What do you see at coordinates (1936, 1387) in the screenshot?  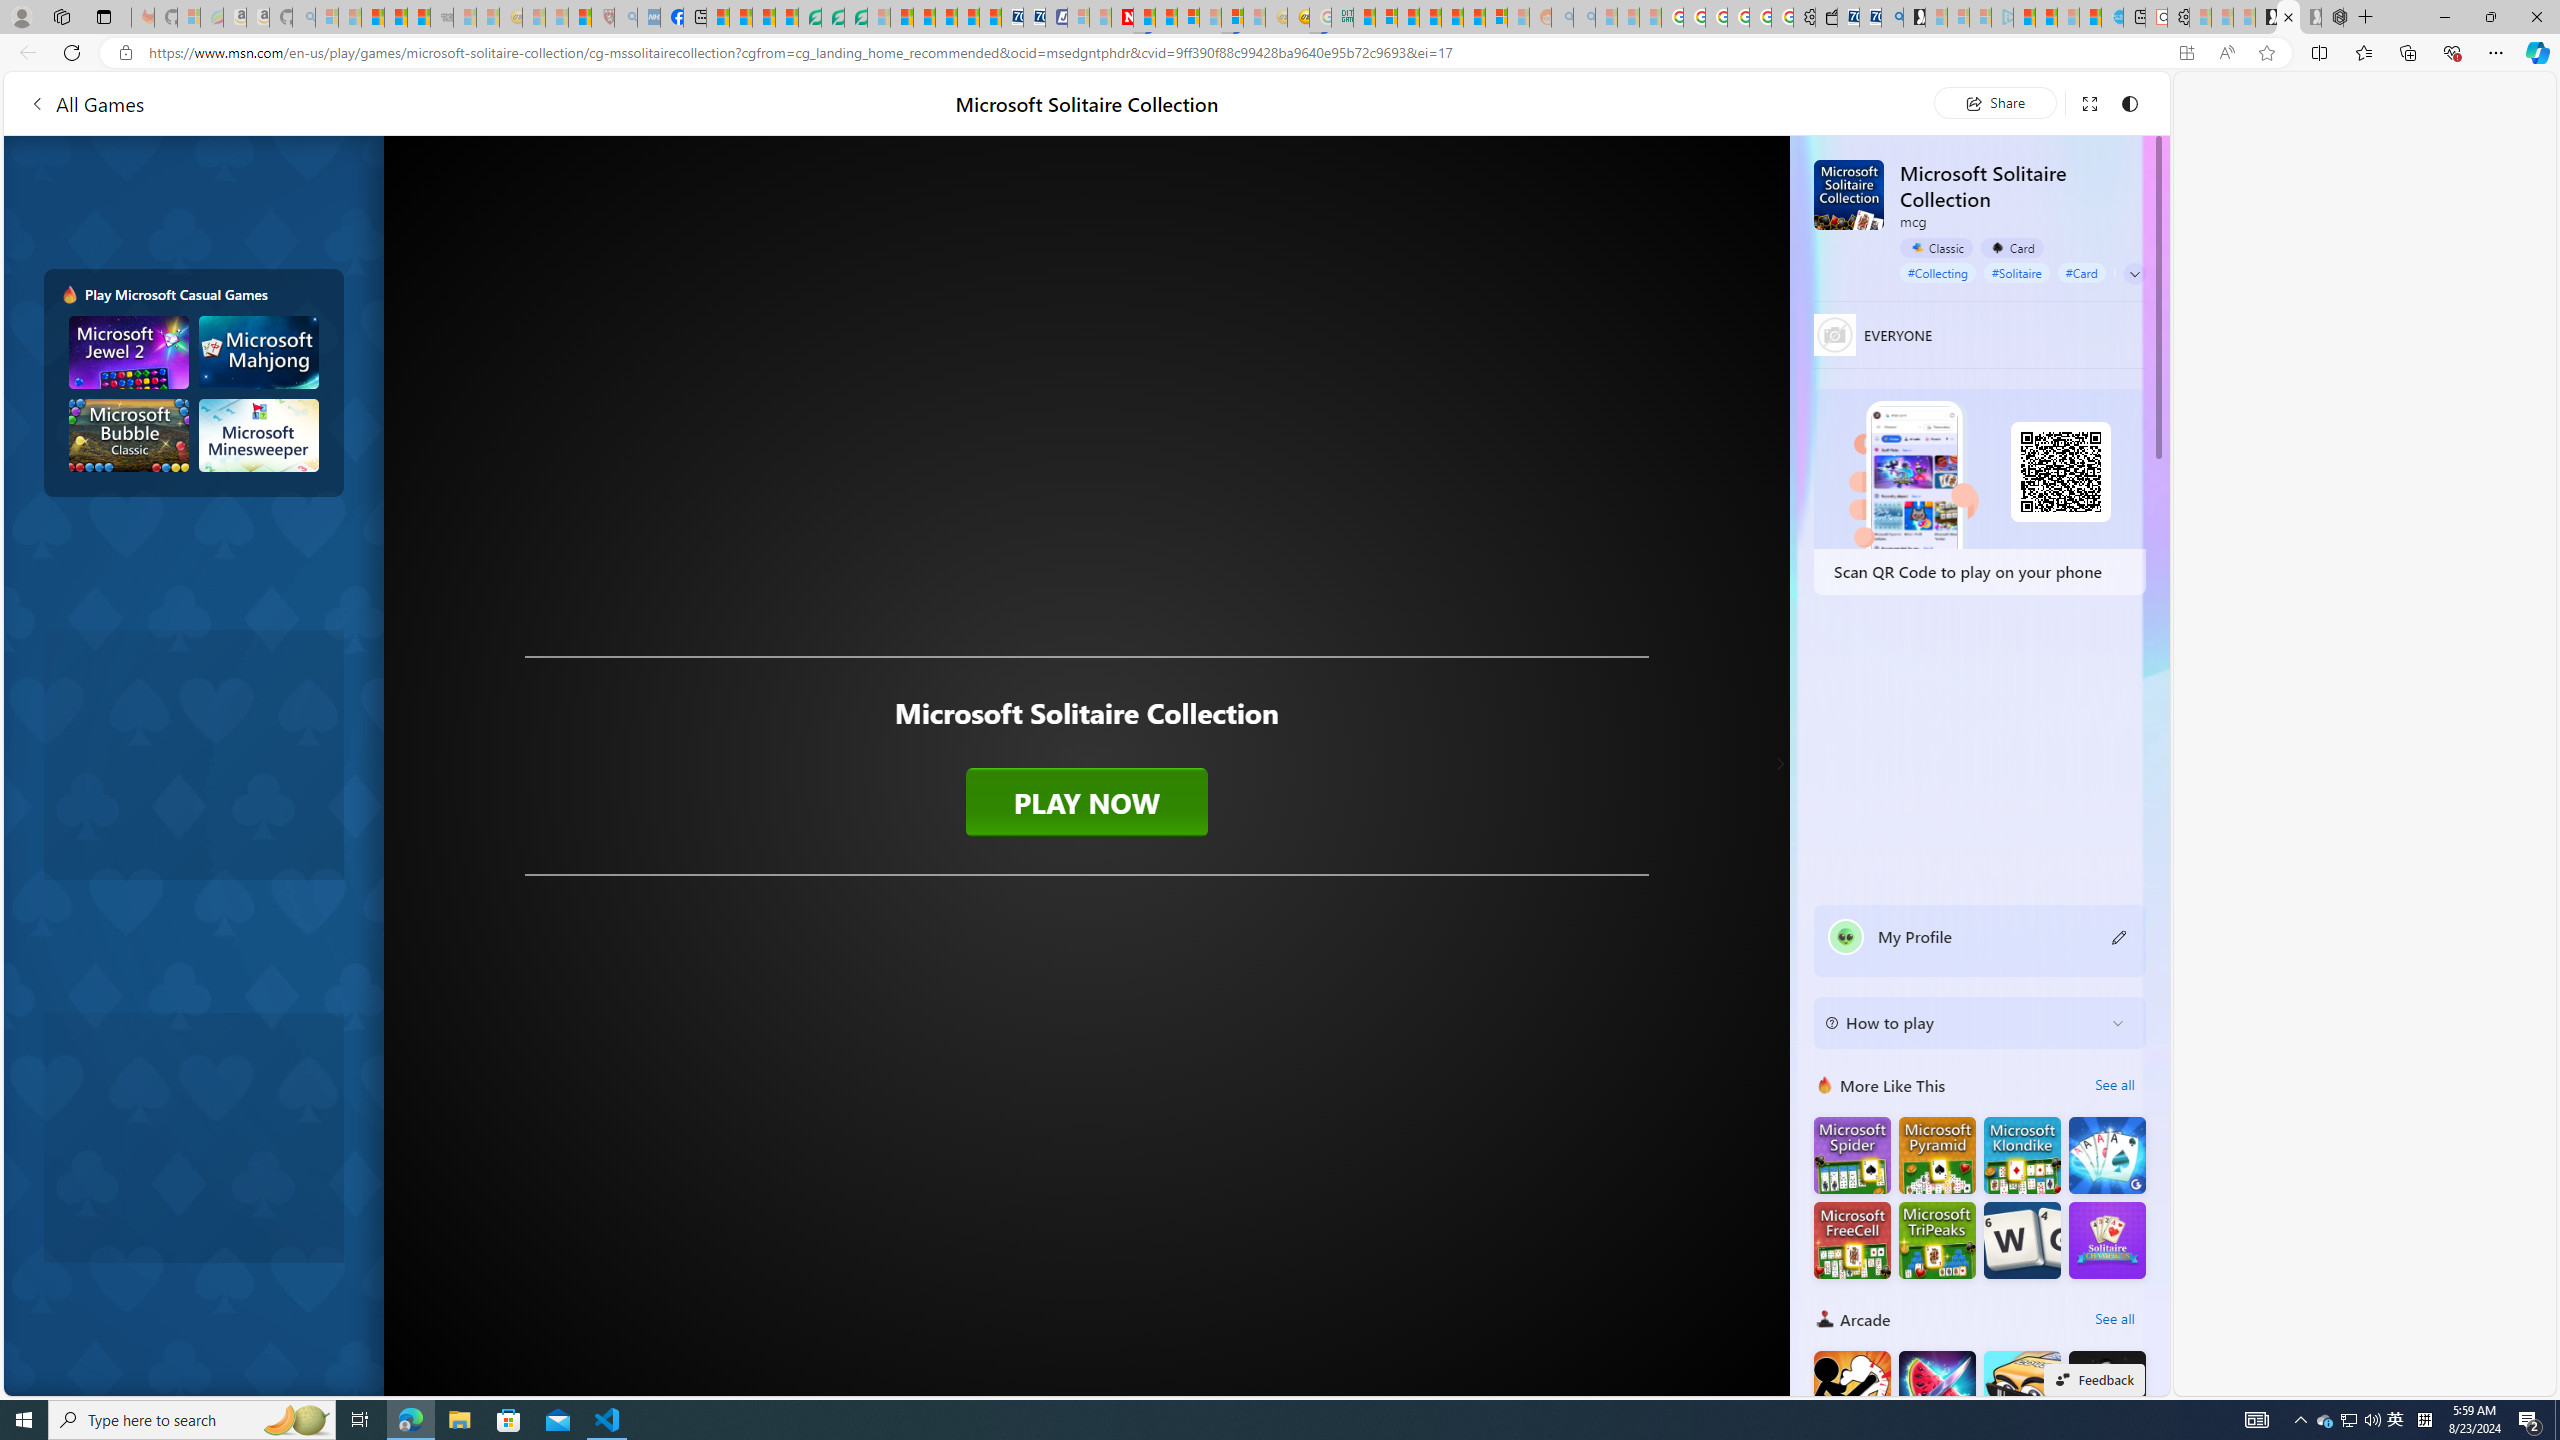 I see `'Fruit Chopper'` at bounding box center [1936, 1387].